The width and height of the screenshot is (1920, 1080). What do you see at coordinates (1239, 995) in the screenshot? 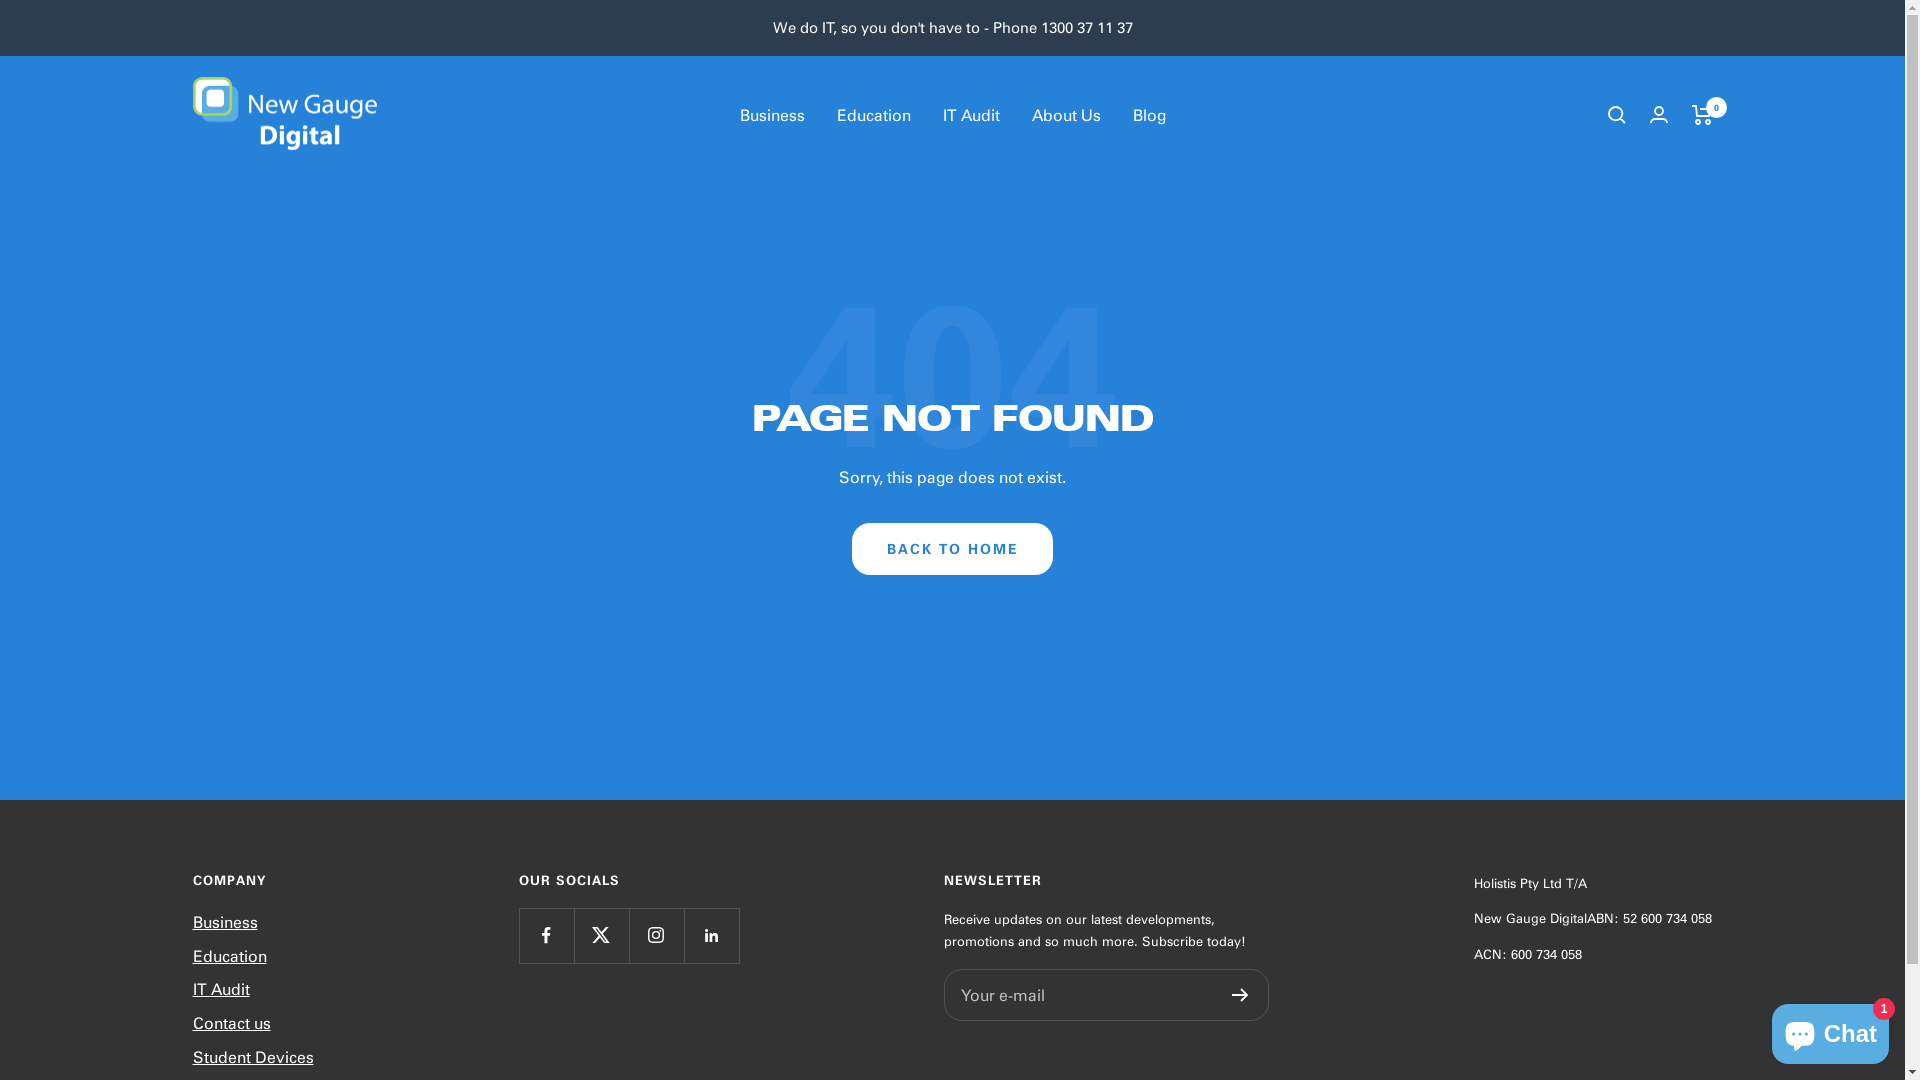
I see `'Register'` at bounding box center [1239, 995].